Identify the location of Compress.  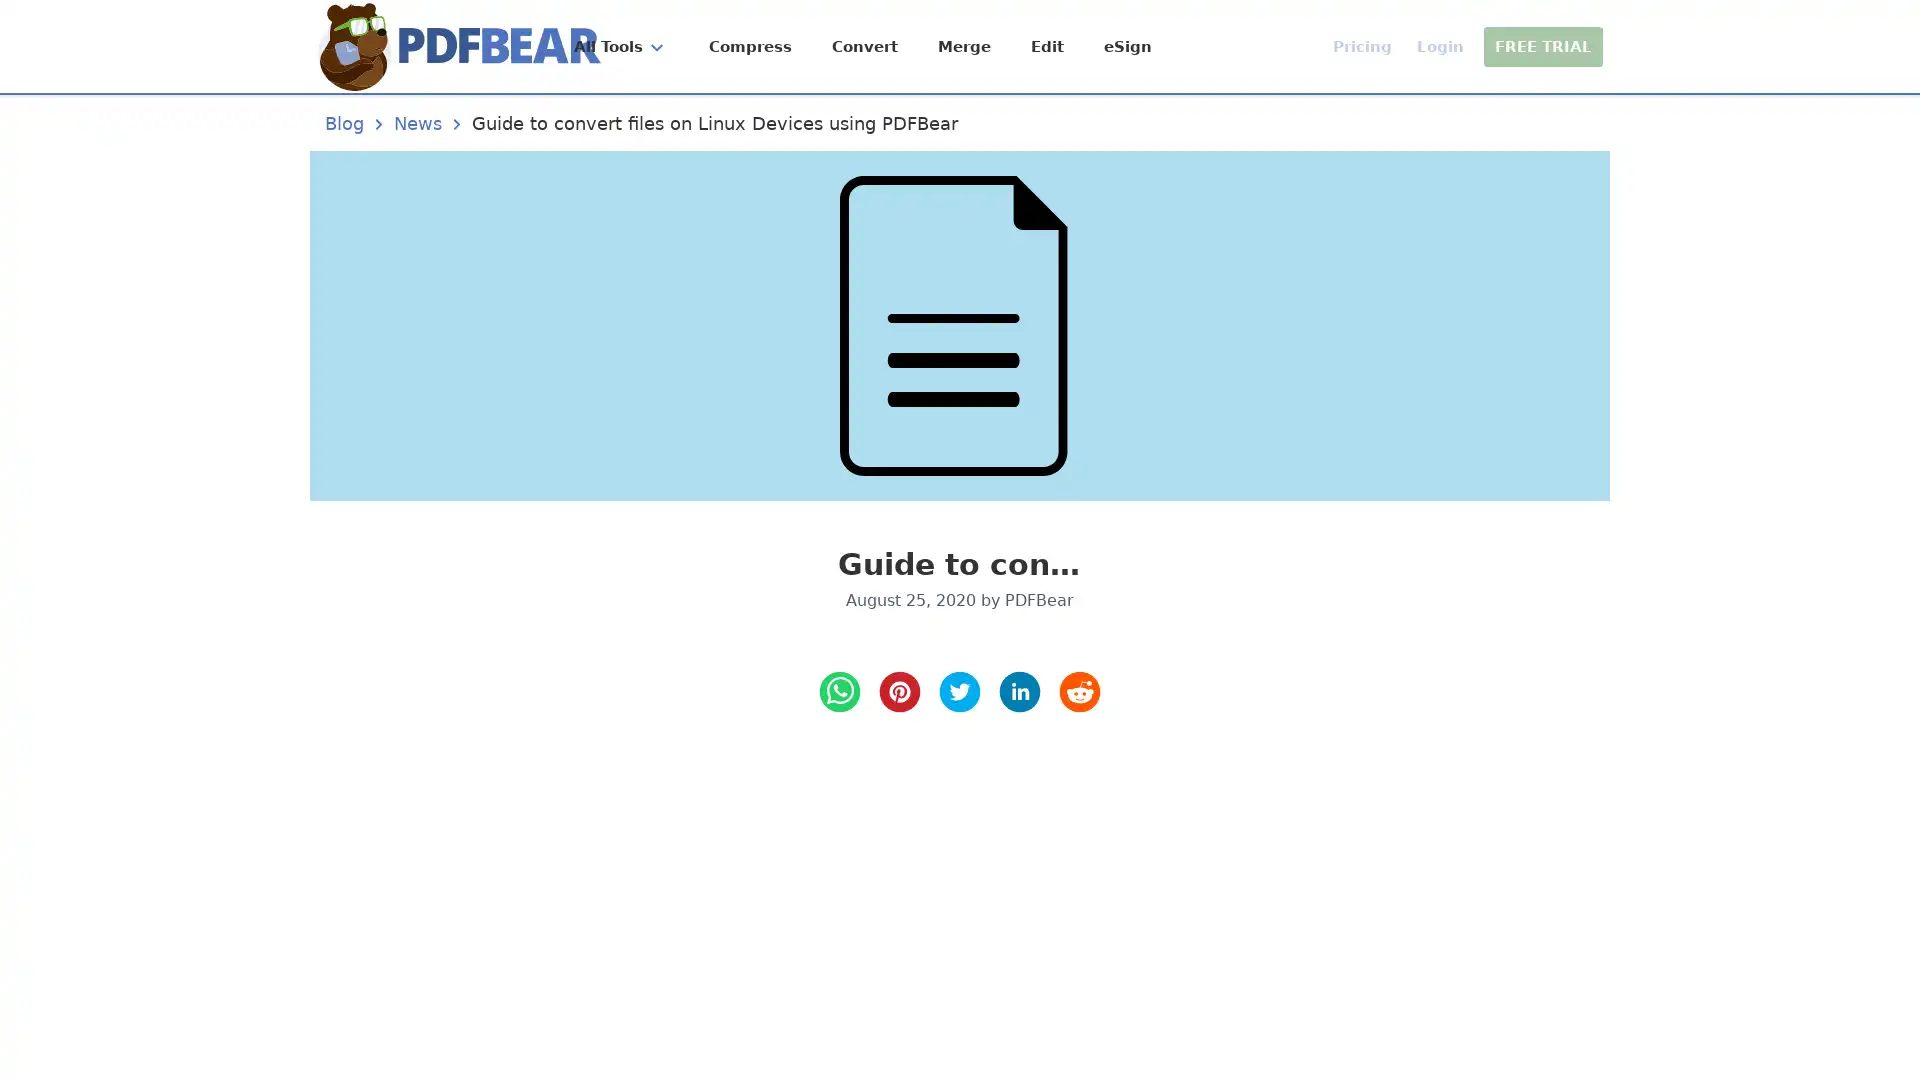
(748, 45).